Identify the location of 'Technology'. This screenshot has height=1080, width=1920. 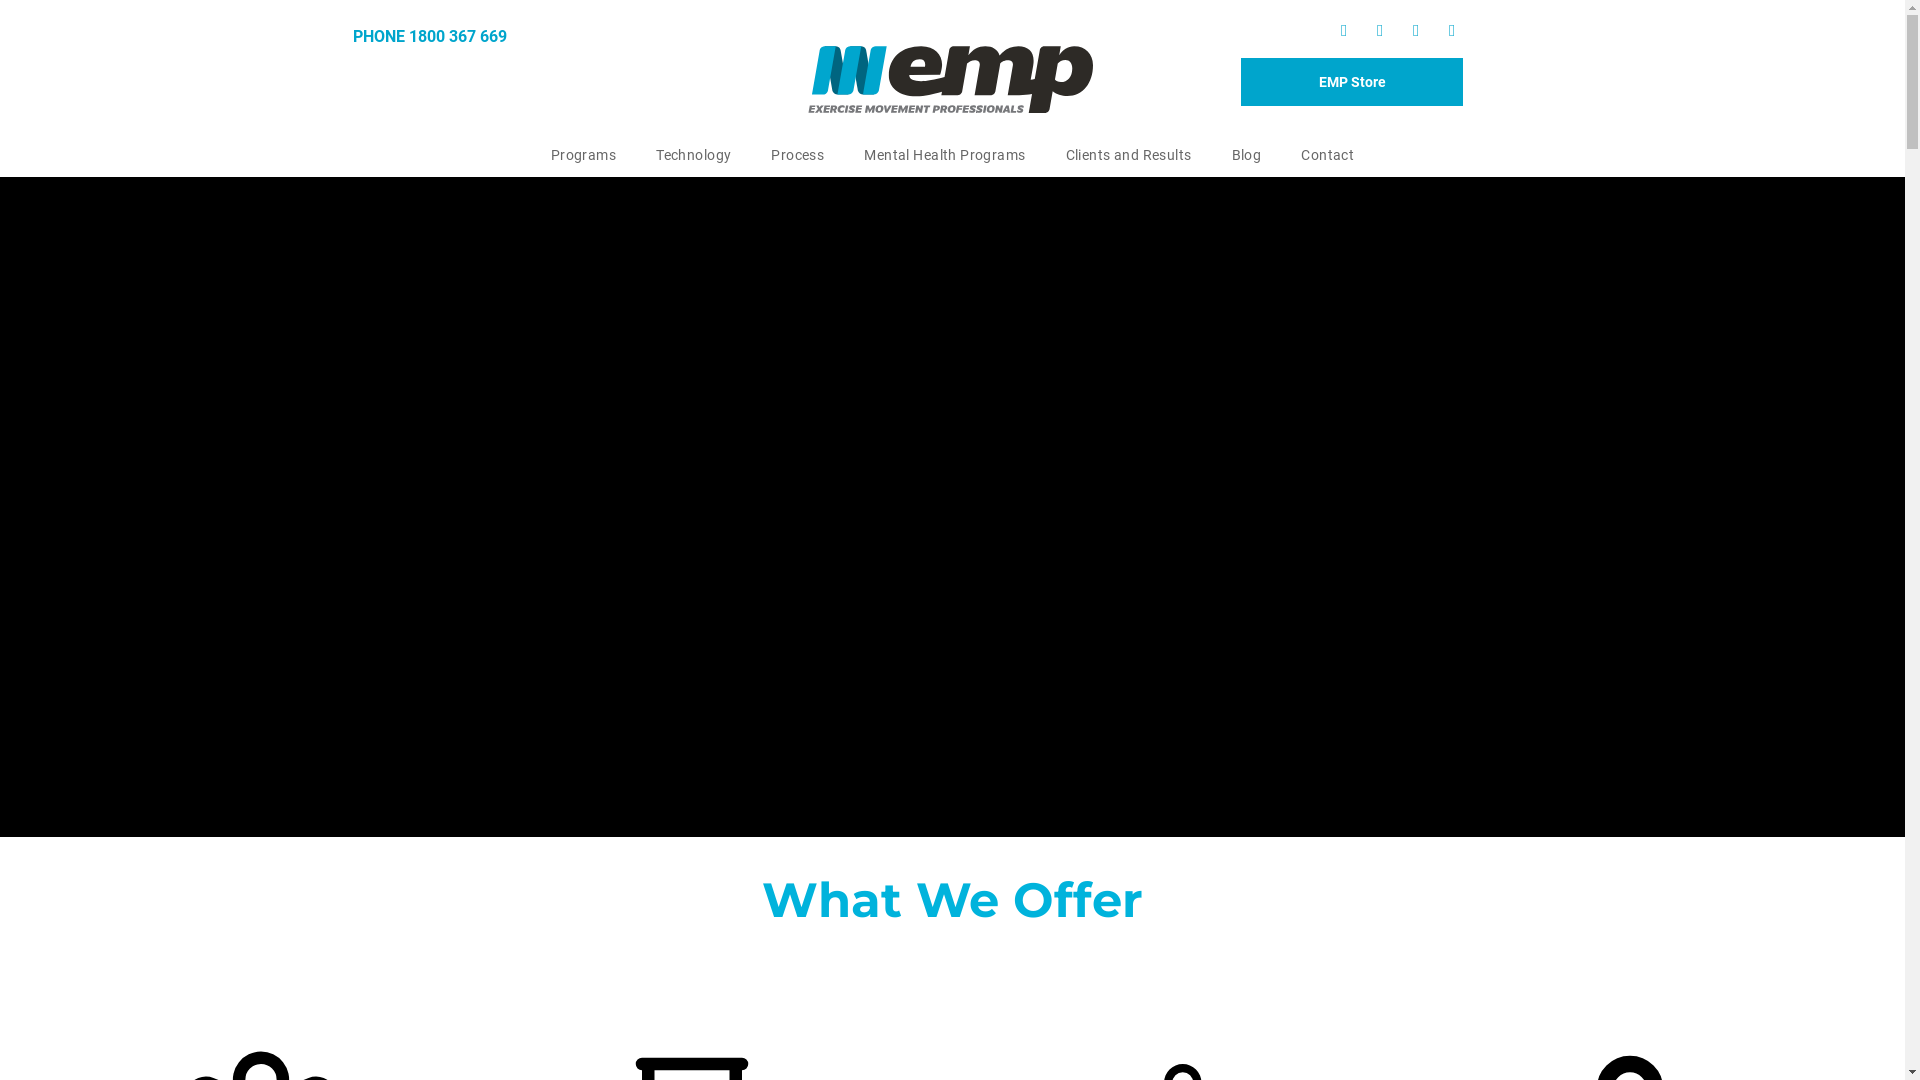
(693, 154).